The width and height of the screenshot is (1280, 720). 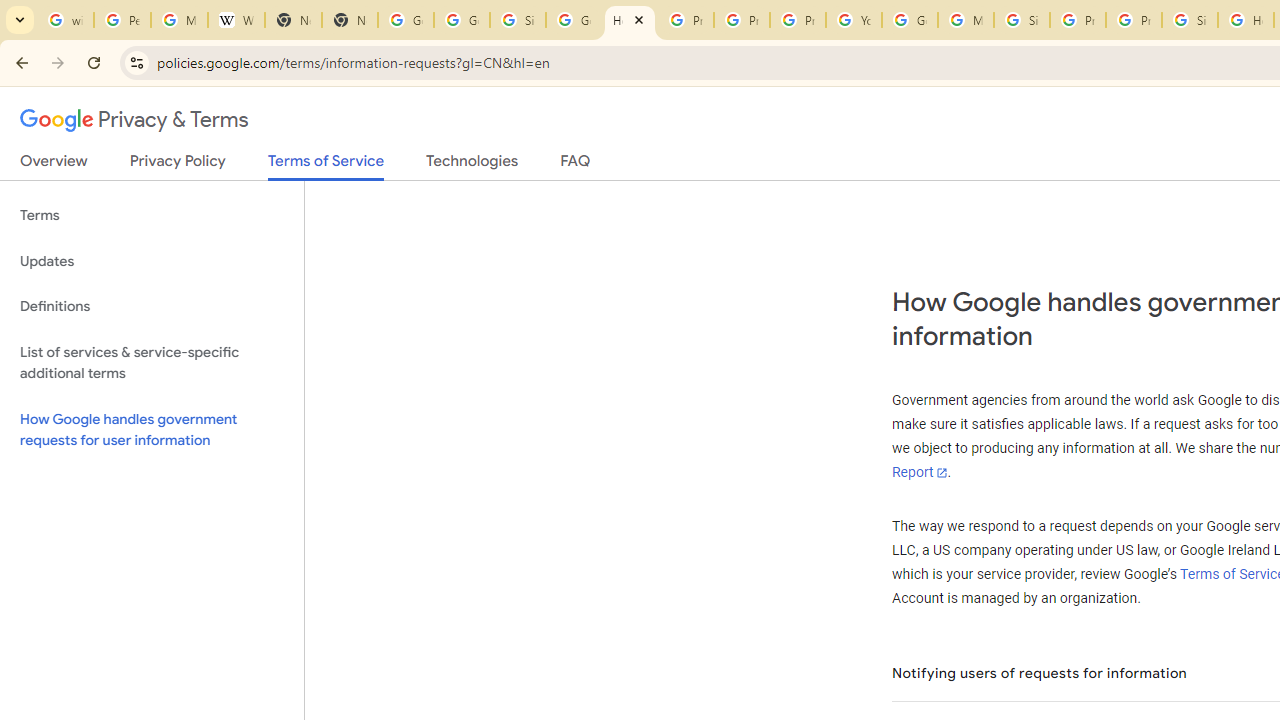 What do you see at coordinates (461, 20) in the screenshot?
I see `'Google Drive: Sign-in'` at bounding box center [461, 20].